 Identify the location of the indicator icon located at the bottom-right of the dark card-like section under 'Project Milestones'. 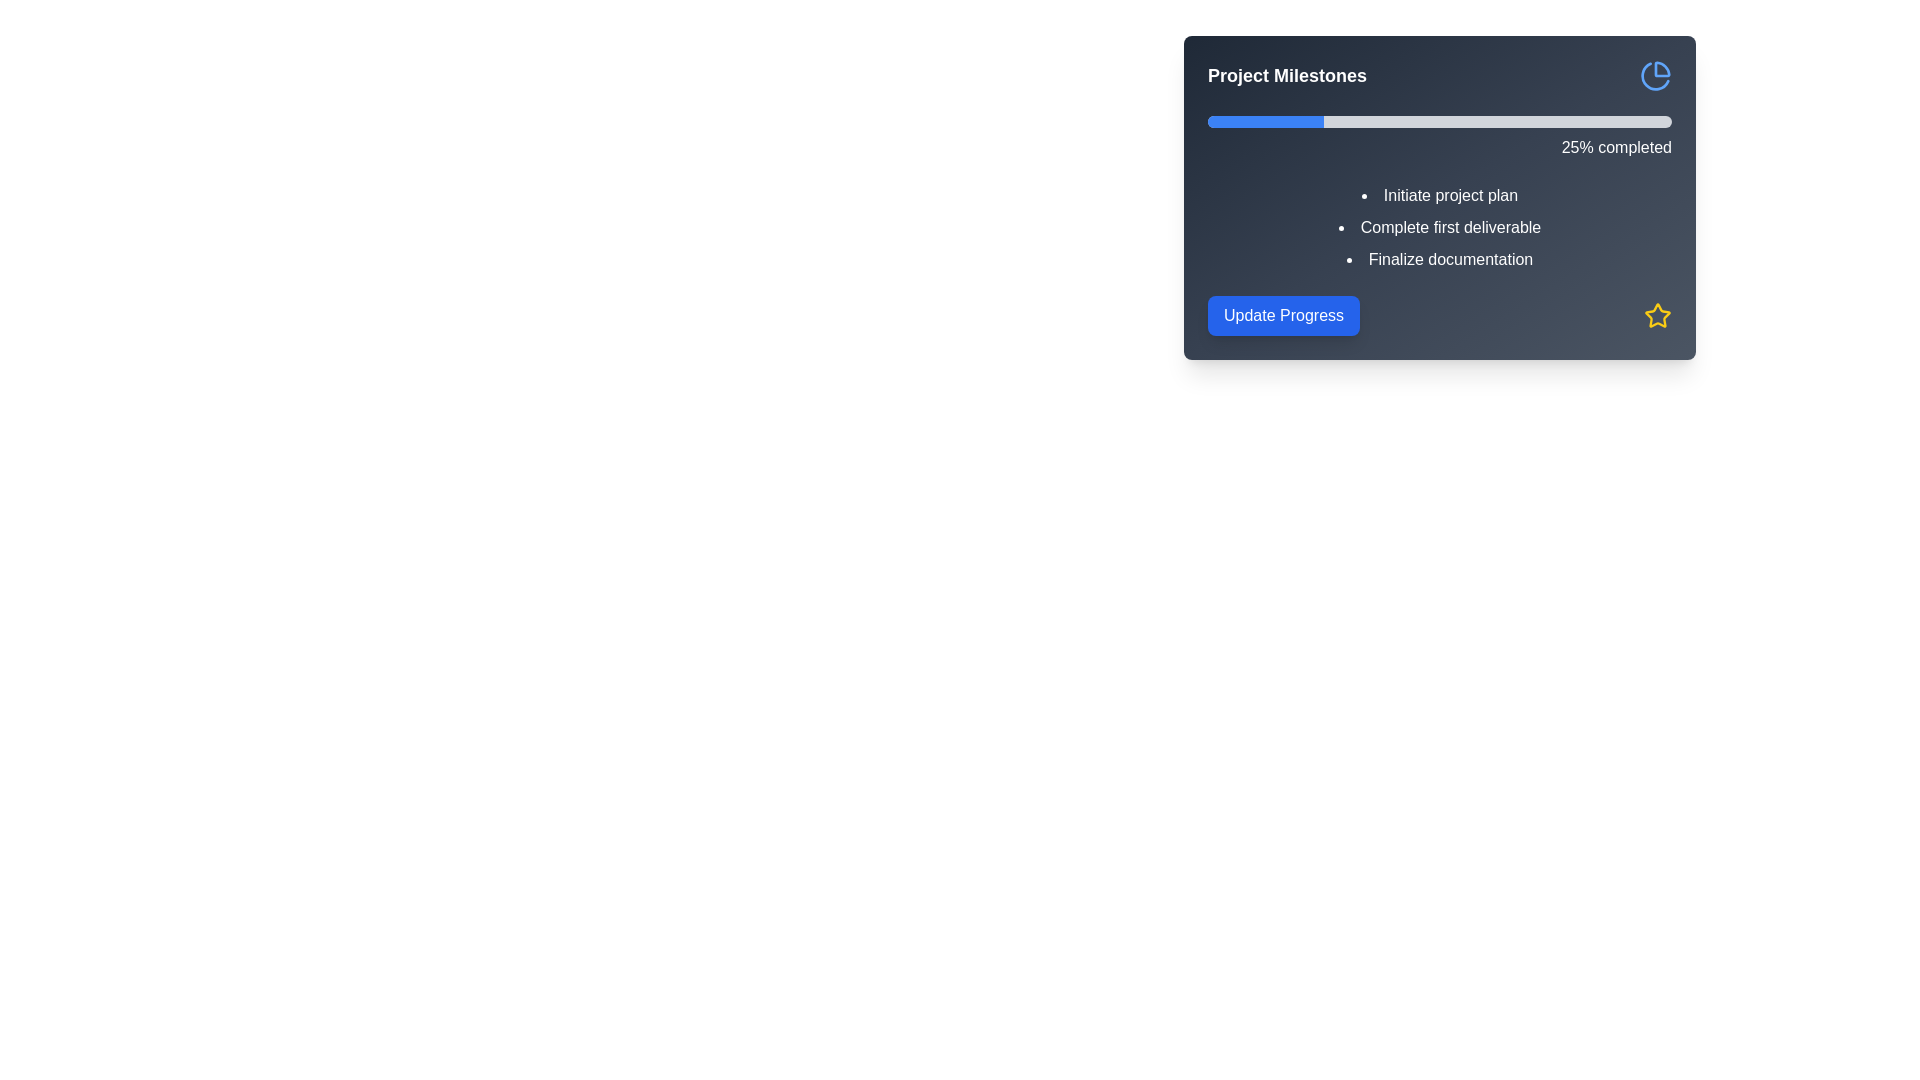
(1657, 315).